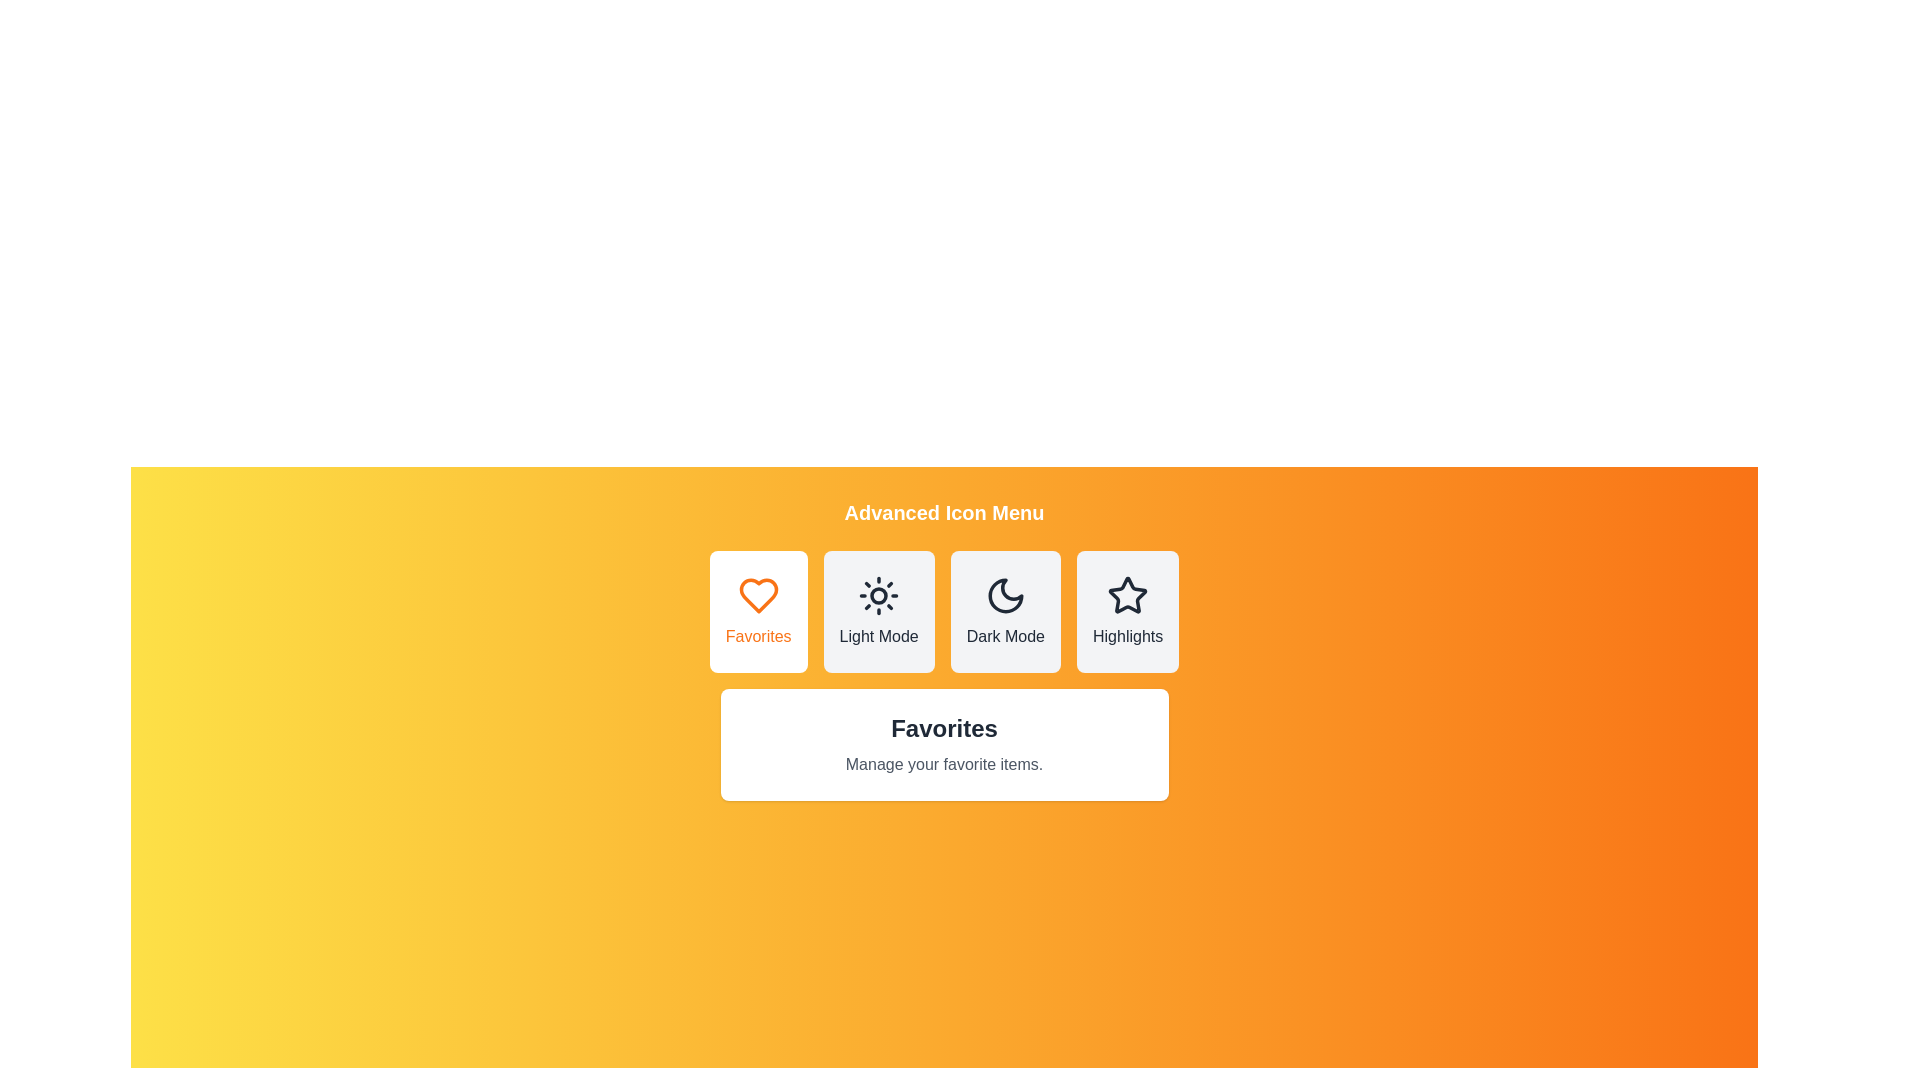 This screenshot has width=1920, height=1080. Describe the element at coordinates (757, 611) in the screenshot. I see `the 'Favorites' button, which is the first button in a row of four, located in the top-left corner of the row` at that location.